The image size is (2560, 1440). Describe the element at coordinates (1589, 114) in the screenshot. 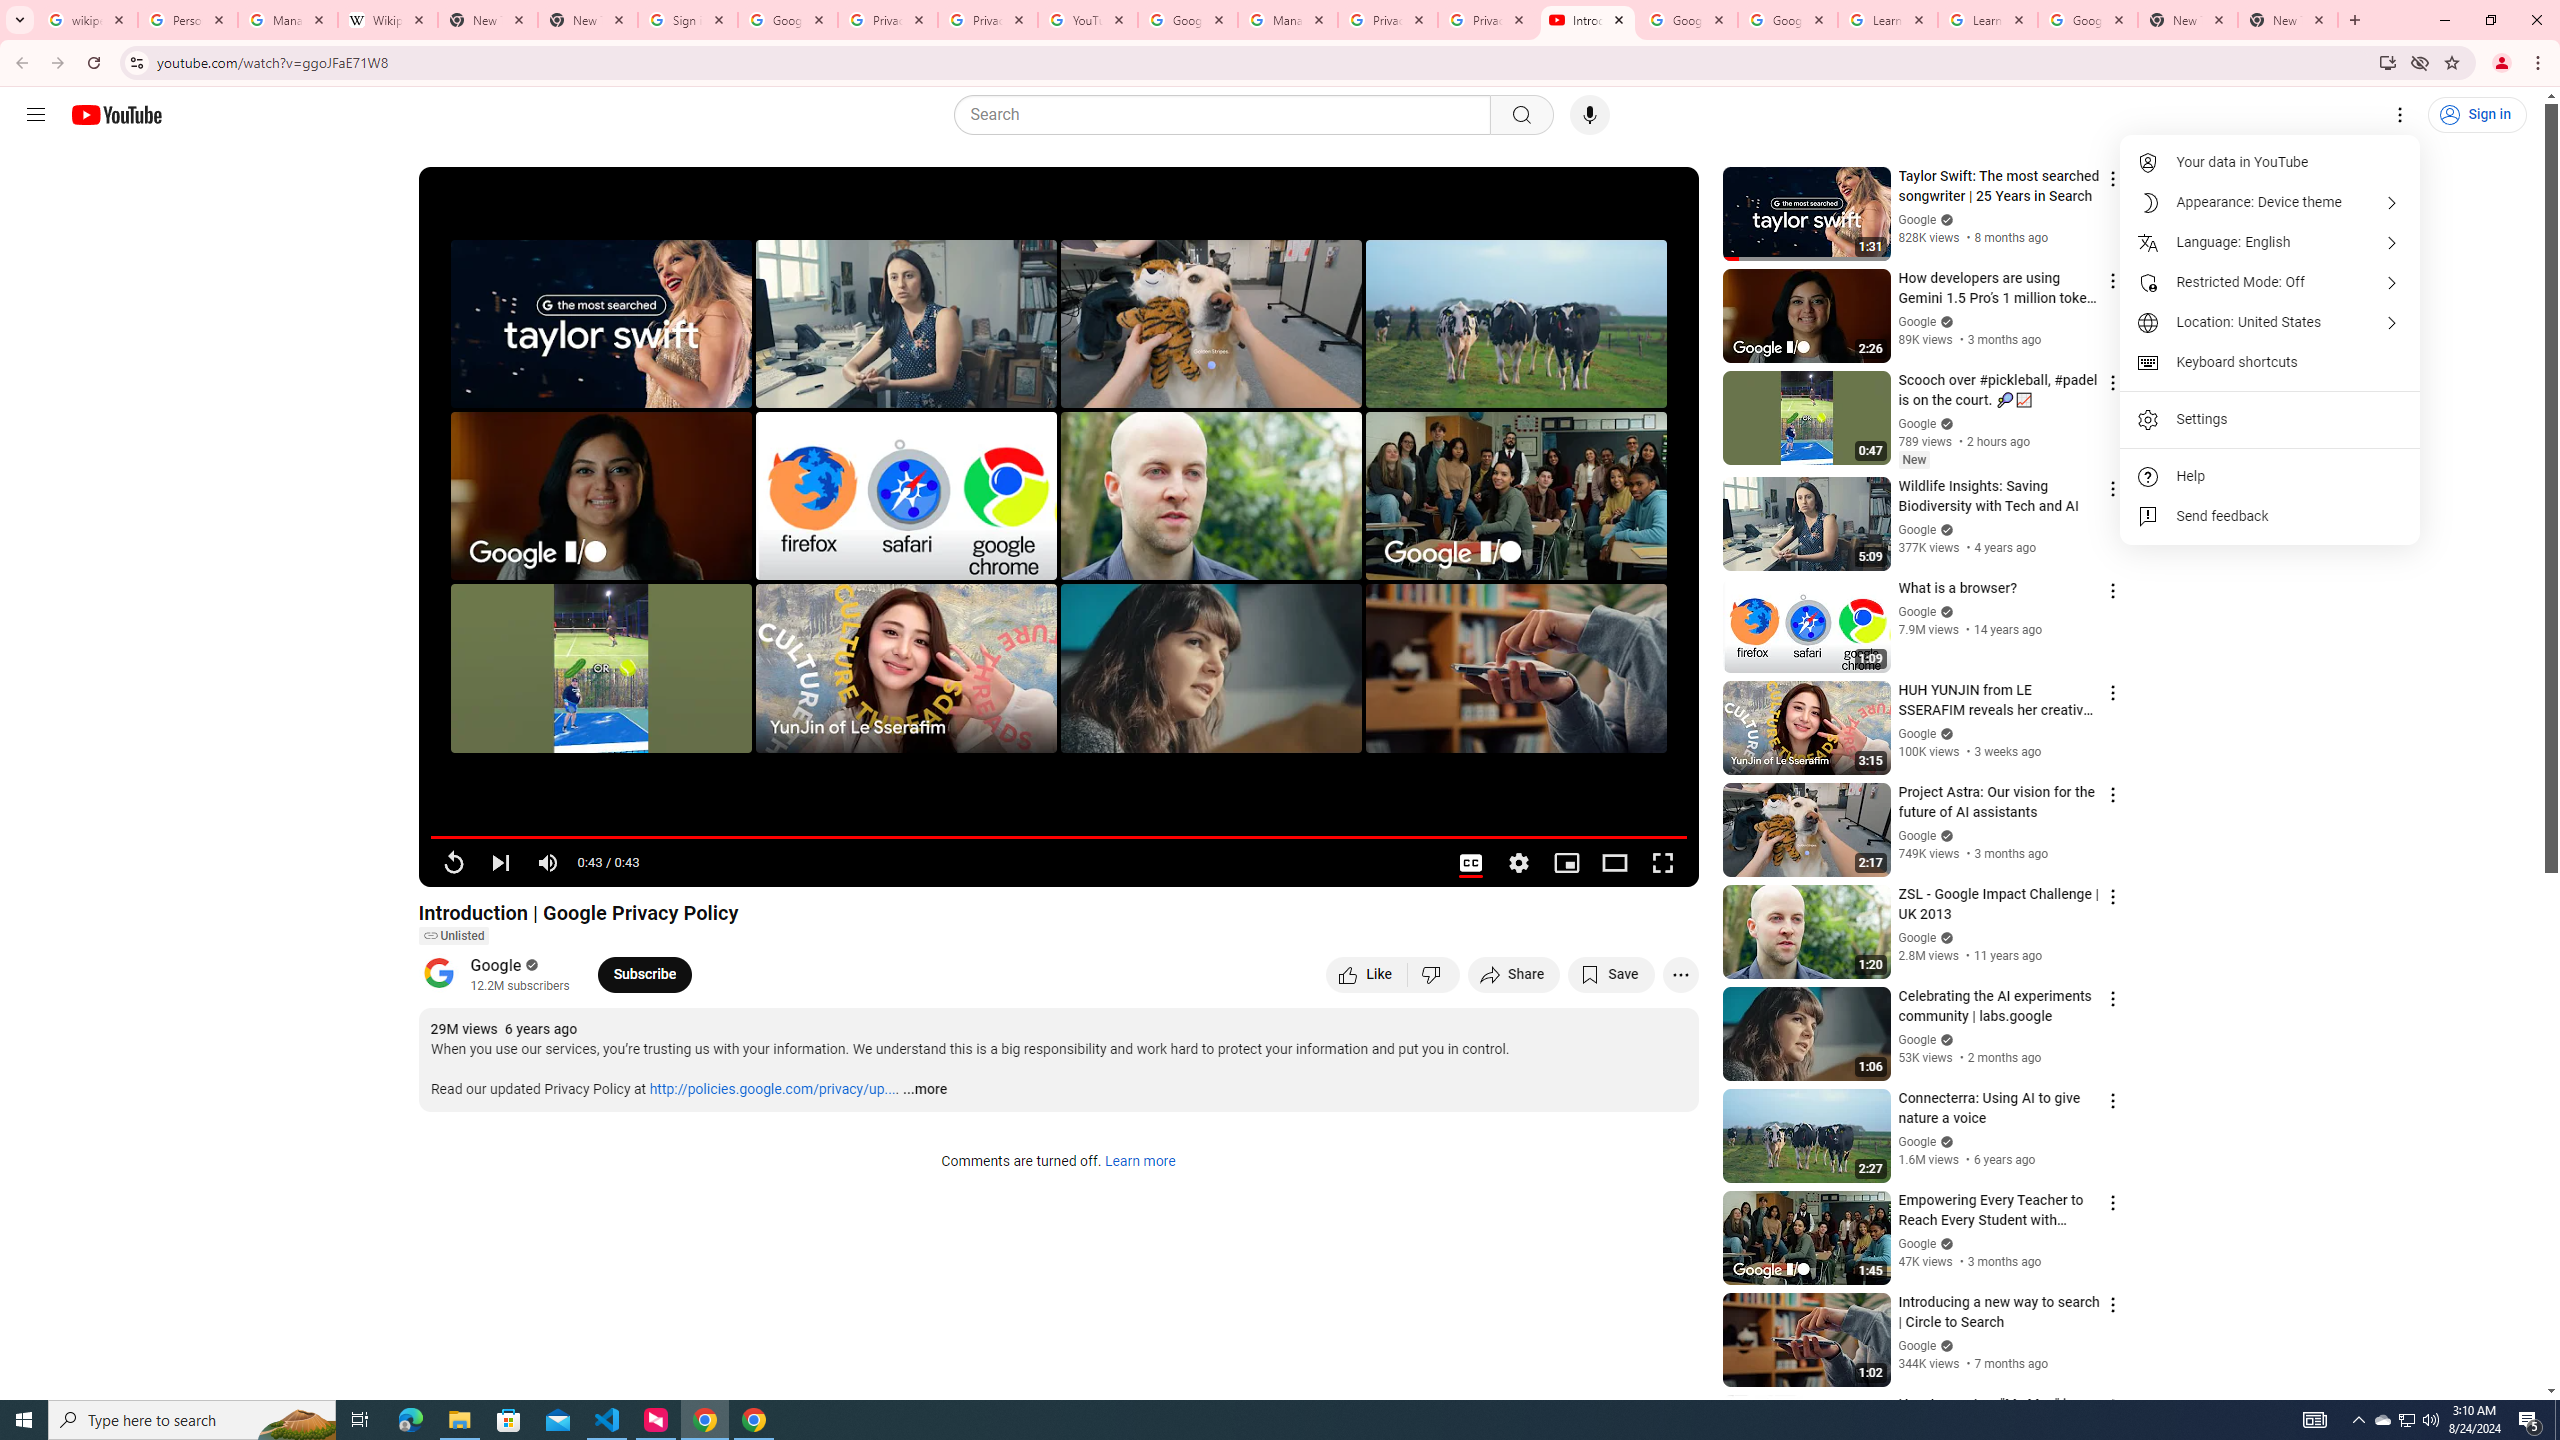

I see `'Search with your voice'` at that location.